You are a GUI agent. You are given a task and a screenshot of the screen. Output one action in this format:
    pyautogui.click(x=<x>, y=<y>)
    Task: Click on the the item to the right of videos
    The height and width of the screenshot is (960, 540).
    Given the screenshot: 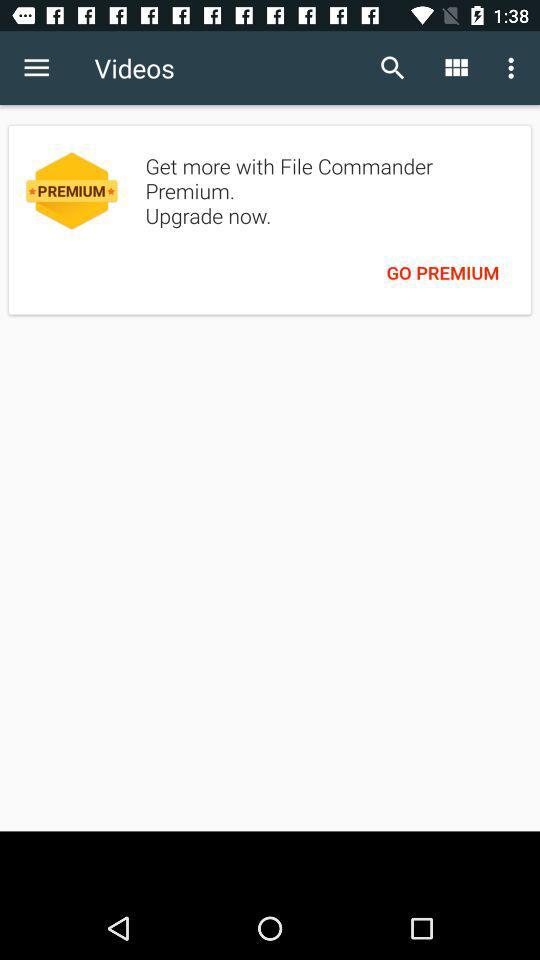 What is the action you would take?
    pyautogui.click(x=393, y=68)
    